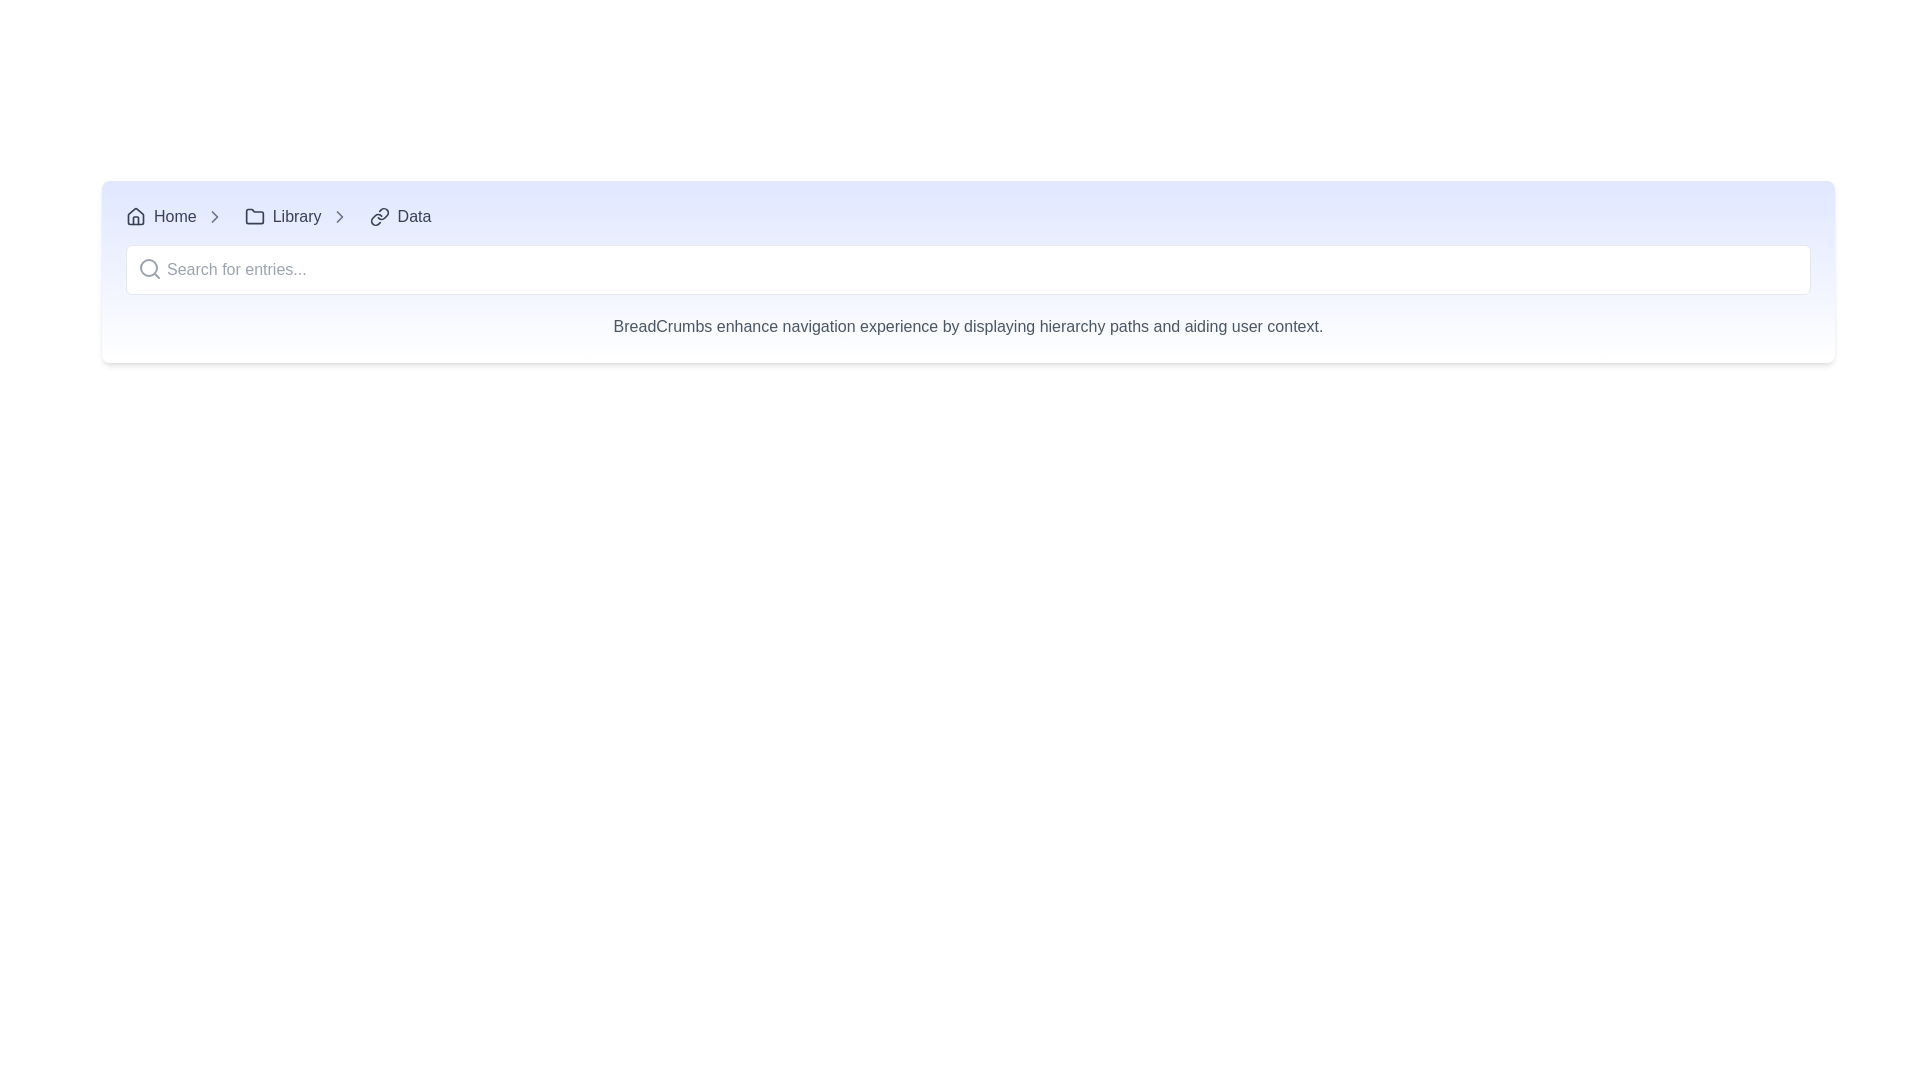 This screenshot has width=1920, height=1080. Describe the element at coordinates (282, 216) in the screenshot. I see `the 'Library' breadcrumb navigation link, which is styled in gray and changes to indigo upon hover, for additional context menu options` at that location.